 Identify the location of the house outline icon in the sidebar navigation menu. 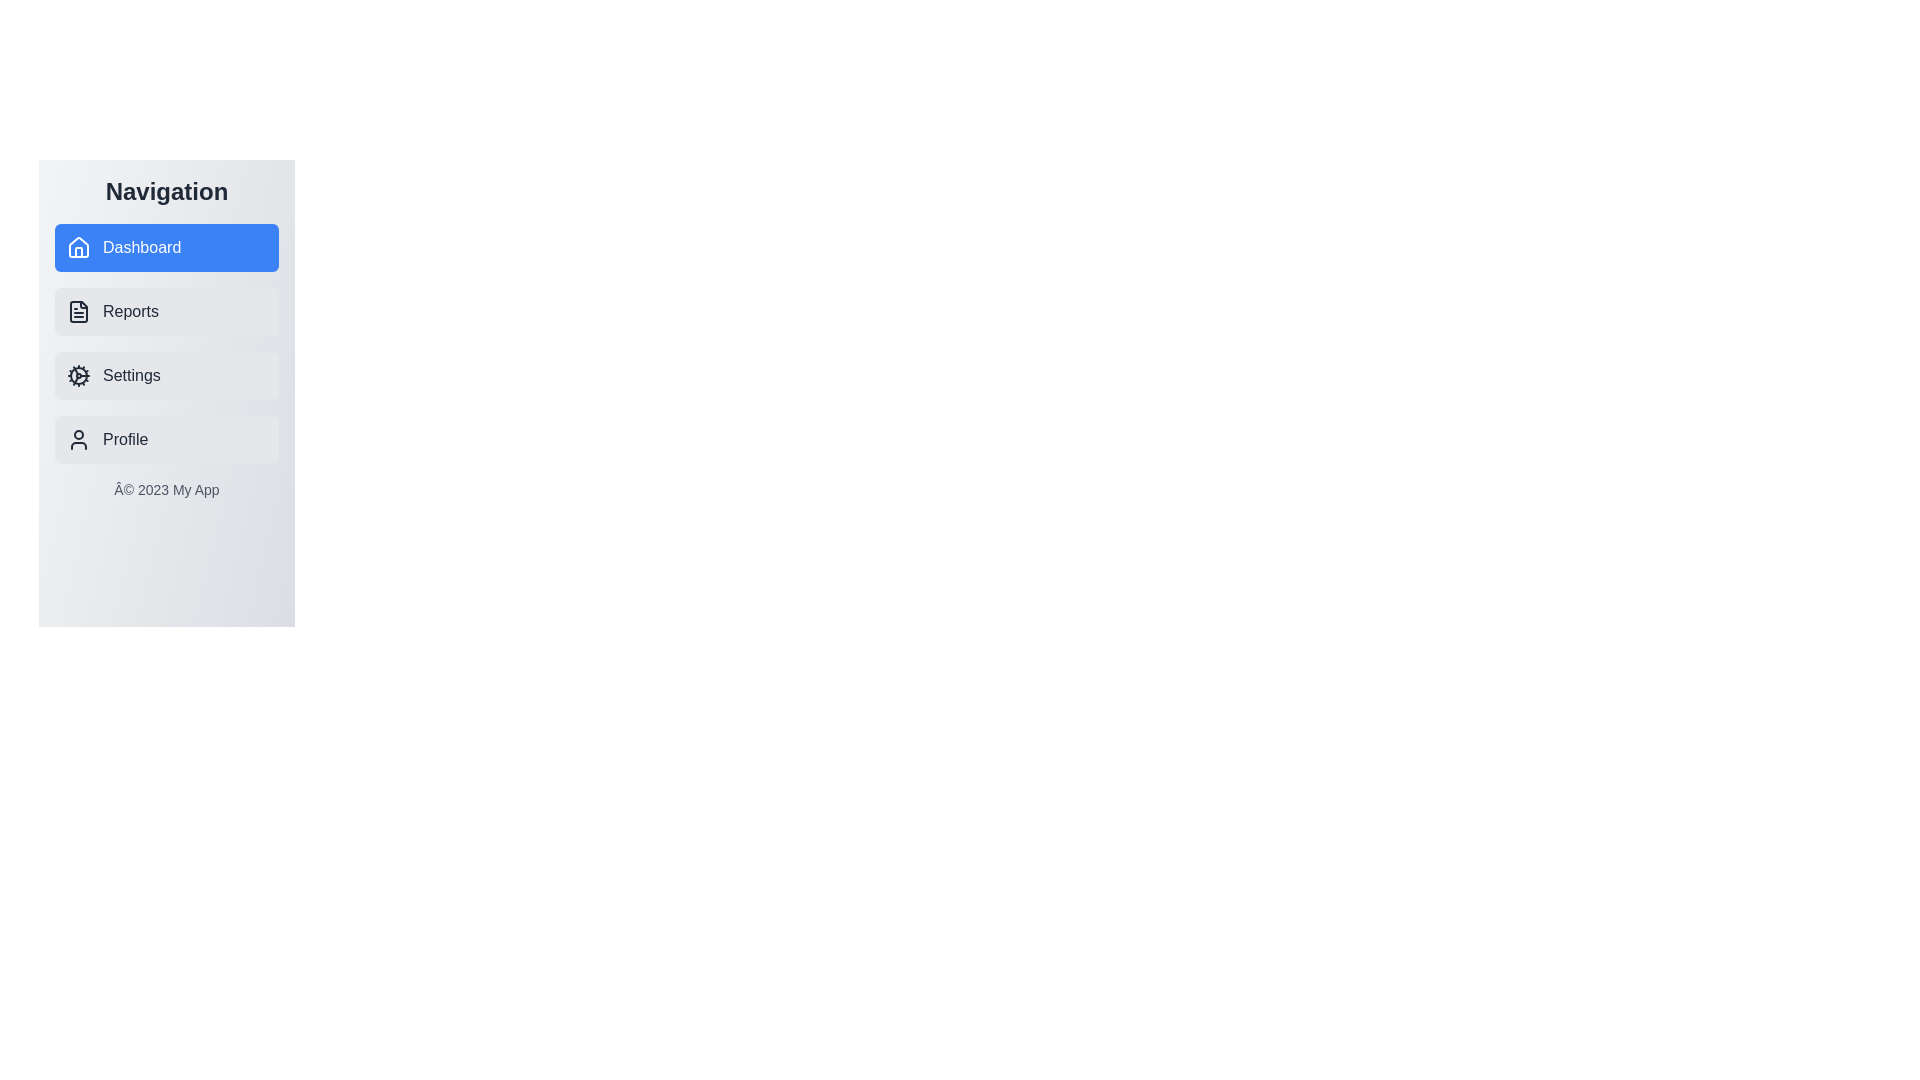
(78, 246).